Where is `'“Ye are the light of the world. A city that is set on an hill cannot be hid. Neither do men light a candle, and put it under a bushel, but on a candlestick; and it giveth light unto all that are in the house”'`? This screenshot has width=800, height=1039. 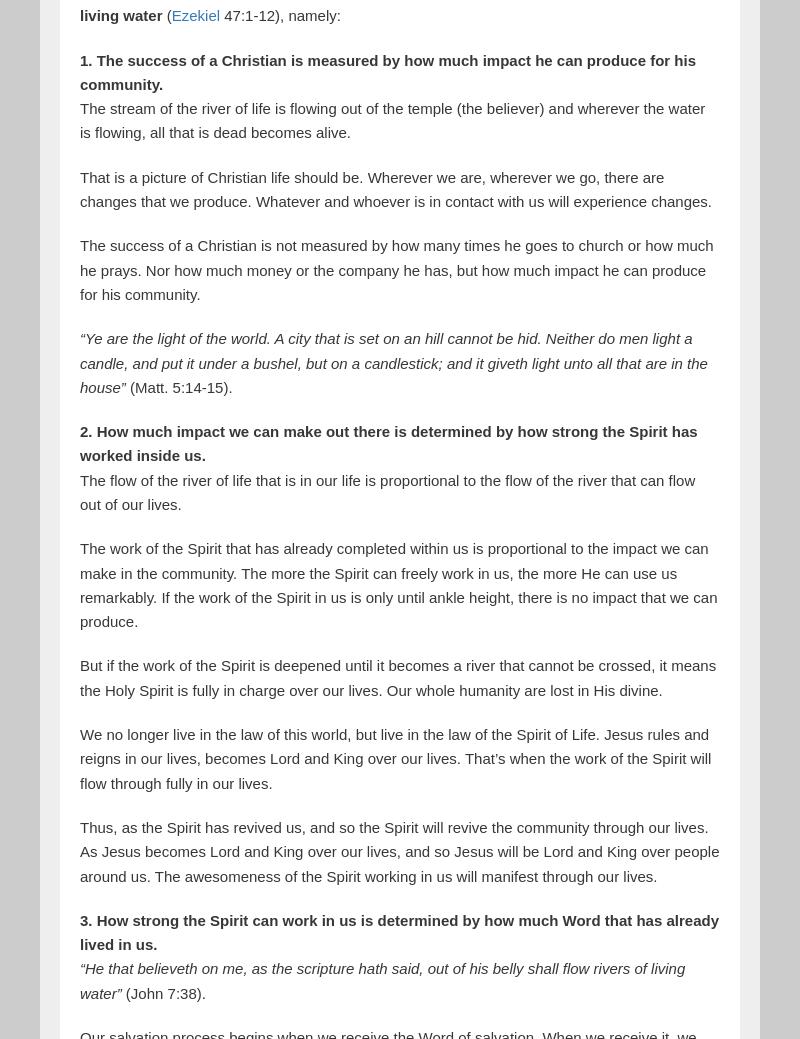 '“Ye are the light of the world. A city that is set on an hill cannot be hid. Neither do men light a candle, and put it under a bushel, but on a candlestick; and it giveth light unto all that are in the house”' is located at coordinates (80, 361).